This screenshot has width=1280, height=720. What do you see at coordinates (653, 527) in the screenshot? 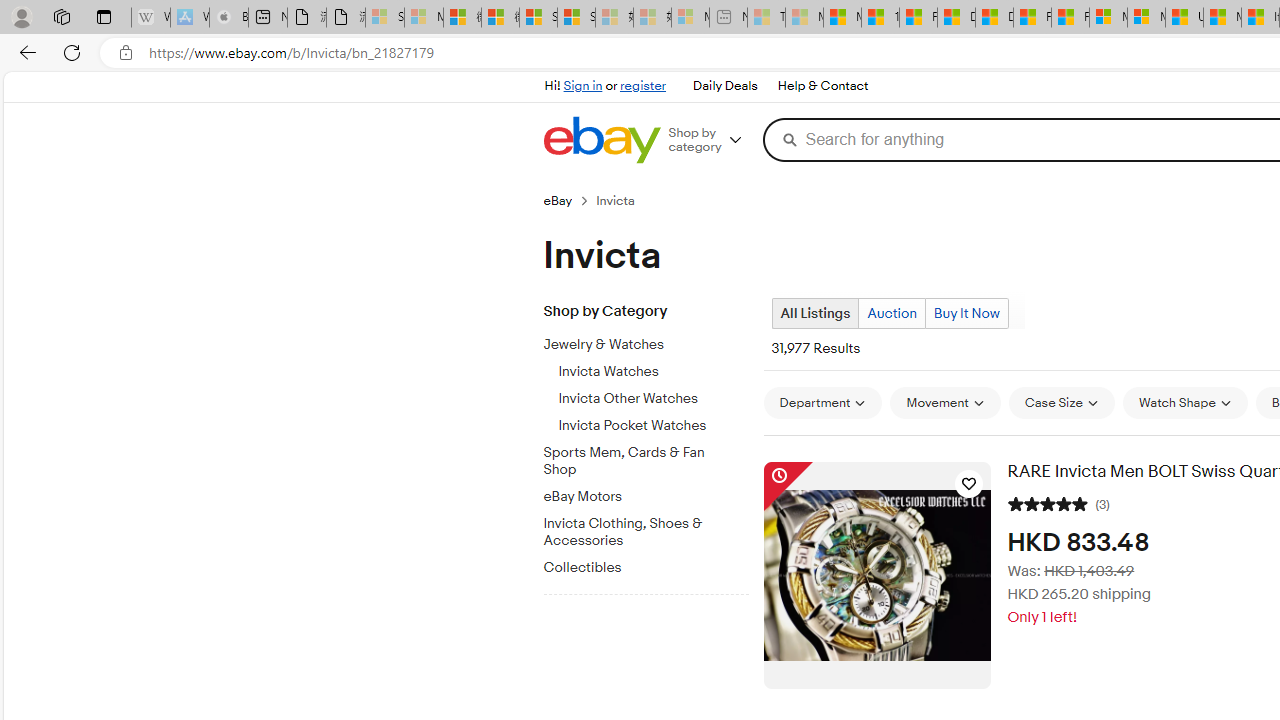
I see `'Invicta Clothing, Shoes & Accessories'` at bounding box center [653, 527].